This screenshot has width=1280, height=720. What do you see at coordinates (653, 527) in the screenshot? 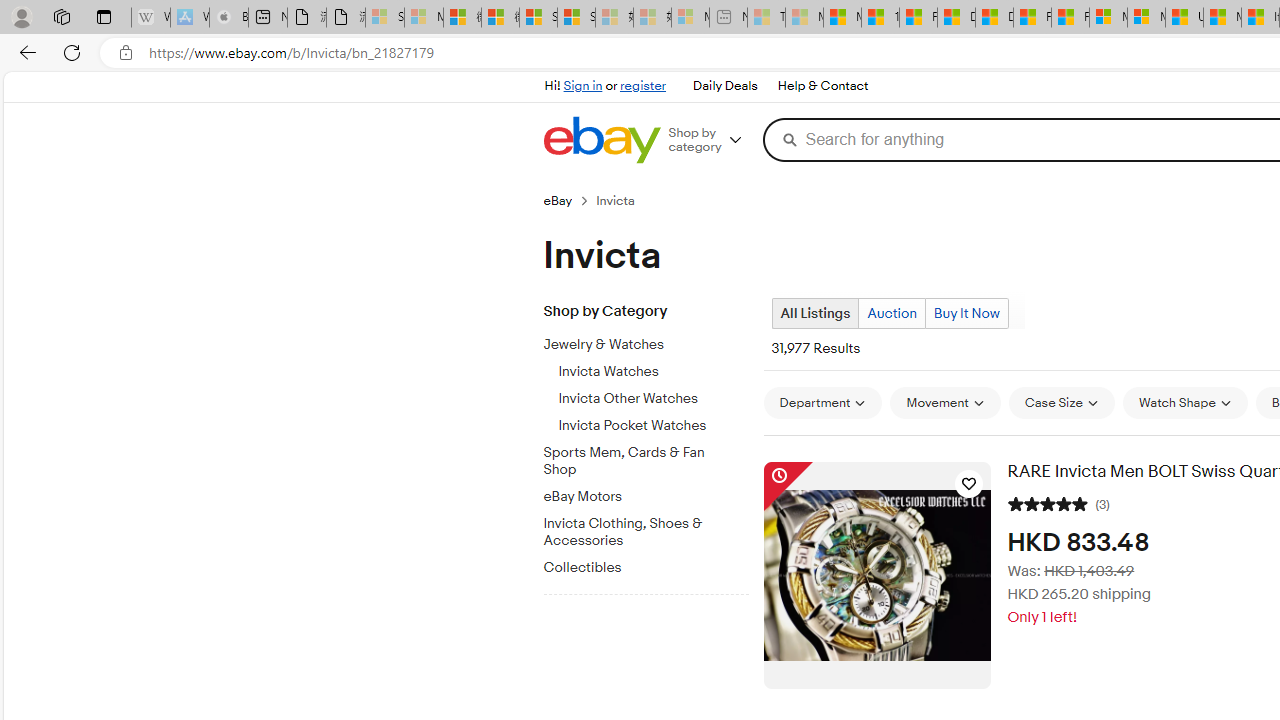
I see `'Invicta Clothing, Shoes & Accessories'` at bounding box center [653, 527].